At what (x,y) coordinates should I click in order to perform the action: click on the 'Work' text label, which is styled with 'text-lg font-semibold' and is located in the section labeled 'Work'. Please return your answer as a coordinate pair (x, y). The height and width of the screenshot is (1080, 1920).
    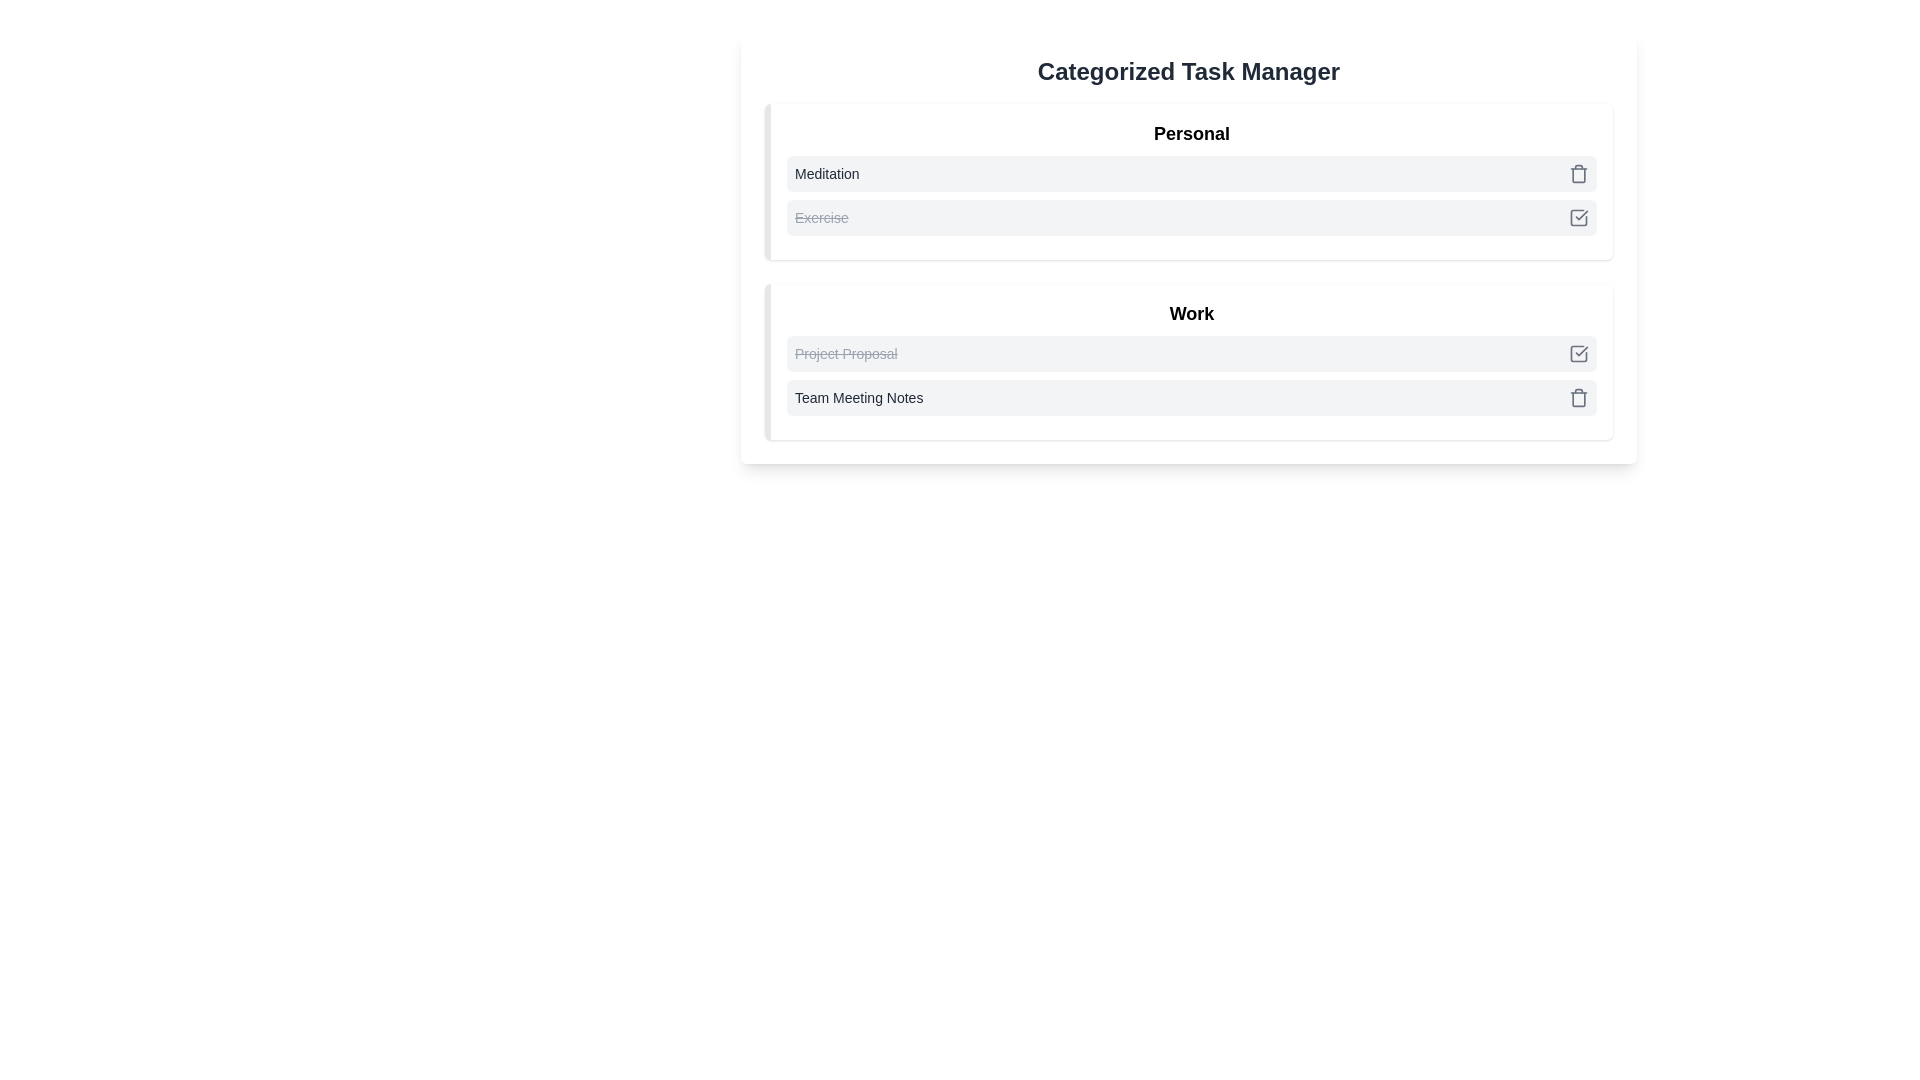
    Looking at the image, I should click on (1191, 313).